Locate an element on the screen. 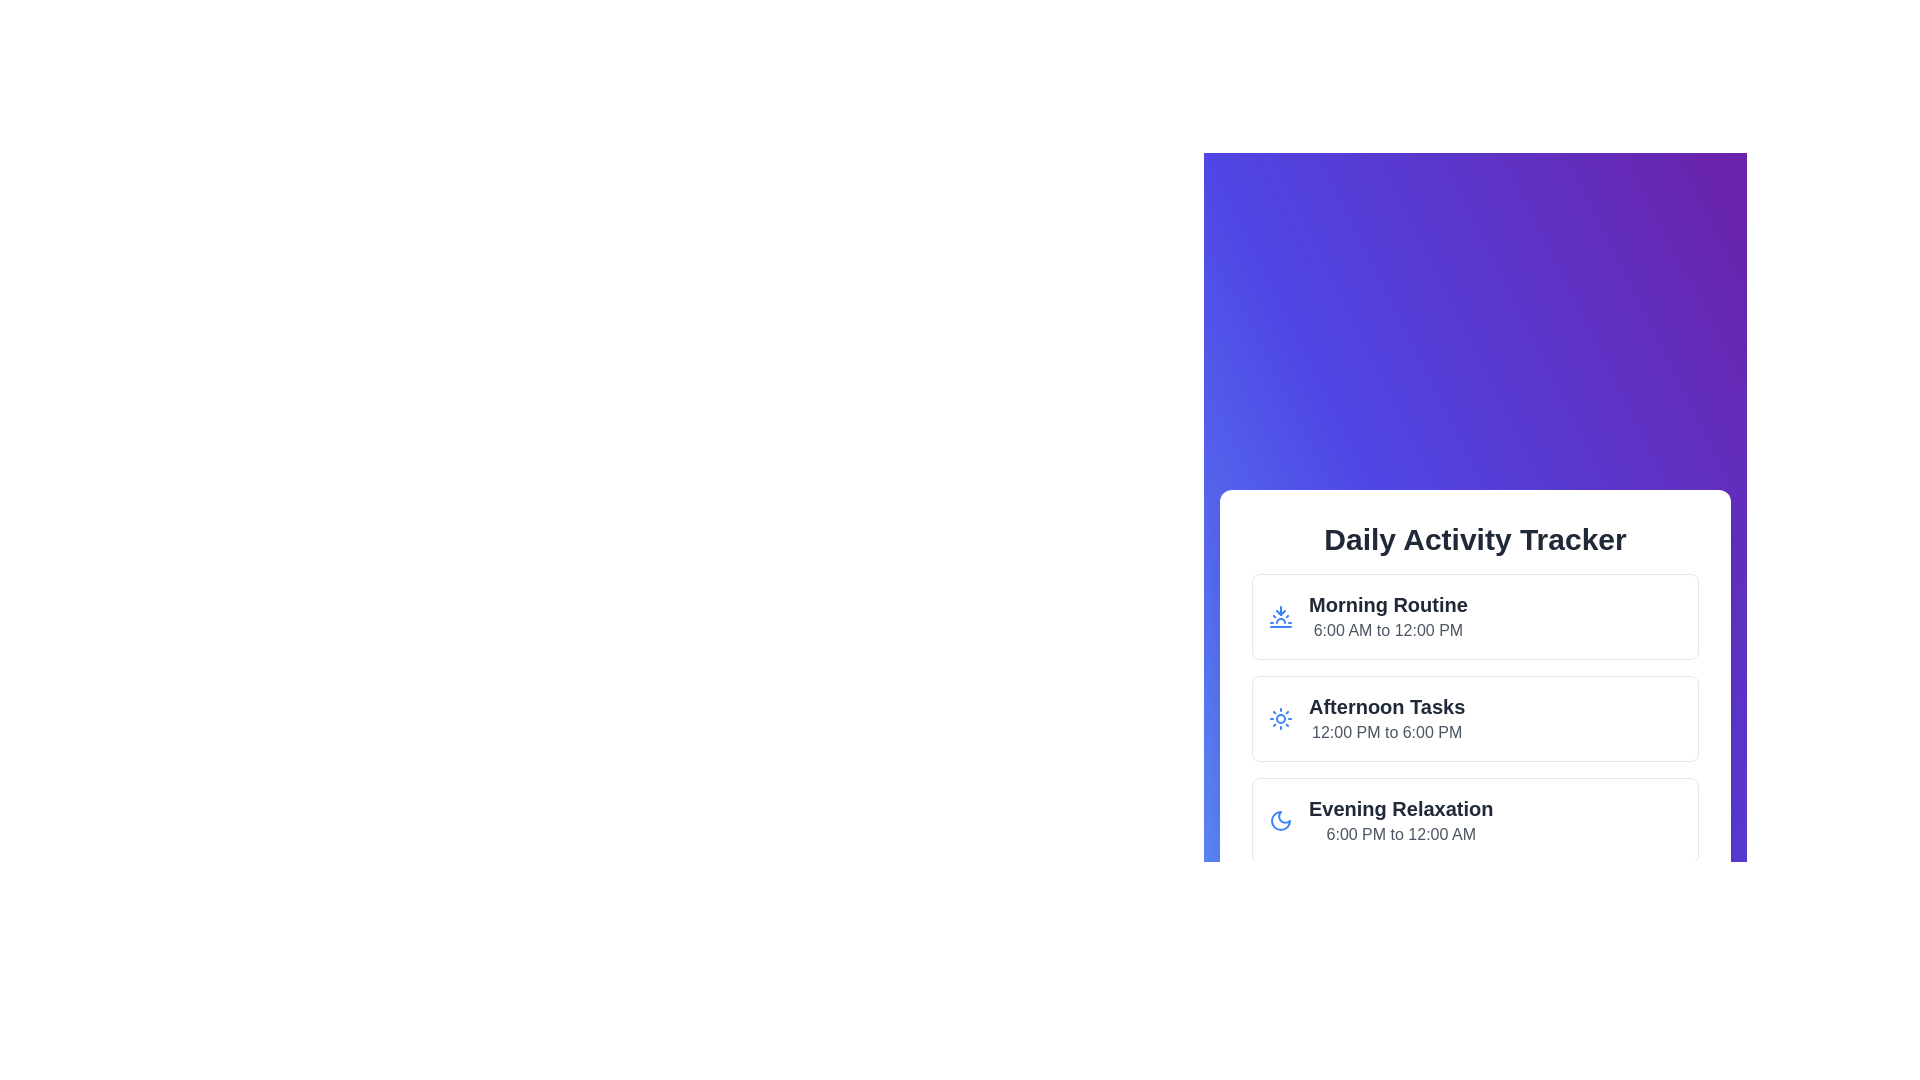  the crescent moon-shaped icon associated with the 'Evening Relaxation' section is located at coordinates (1281, 821).